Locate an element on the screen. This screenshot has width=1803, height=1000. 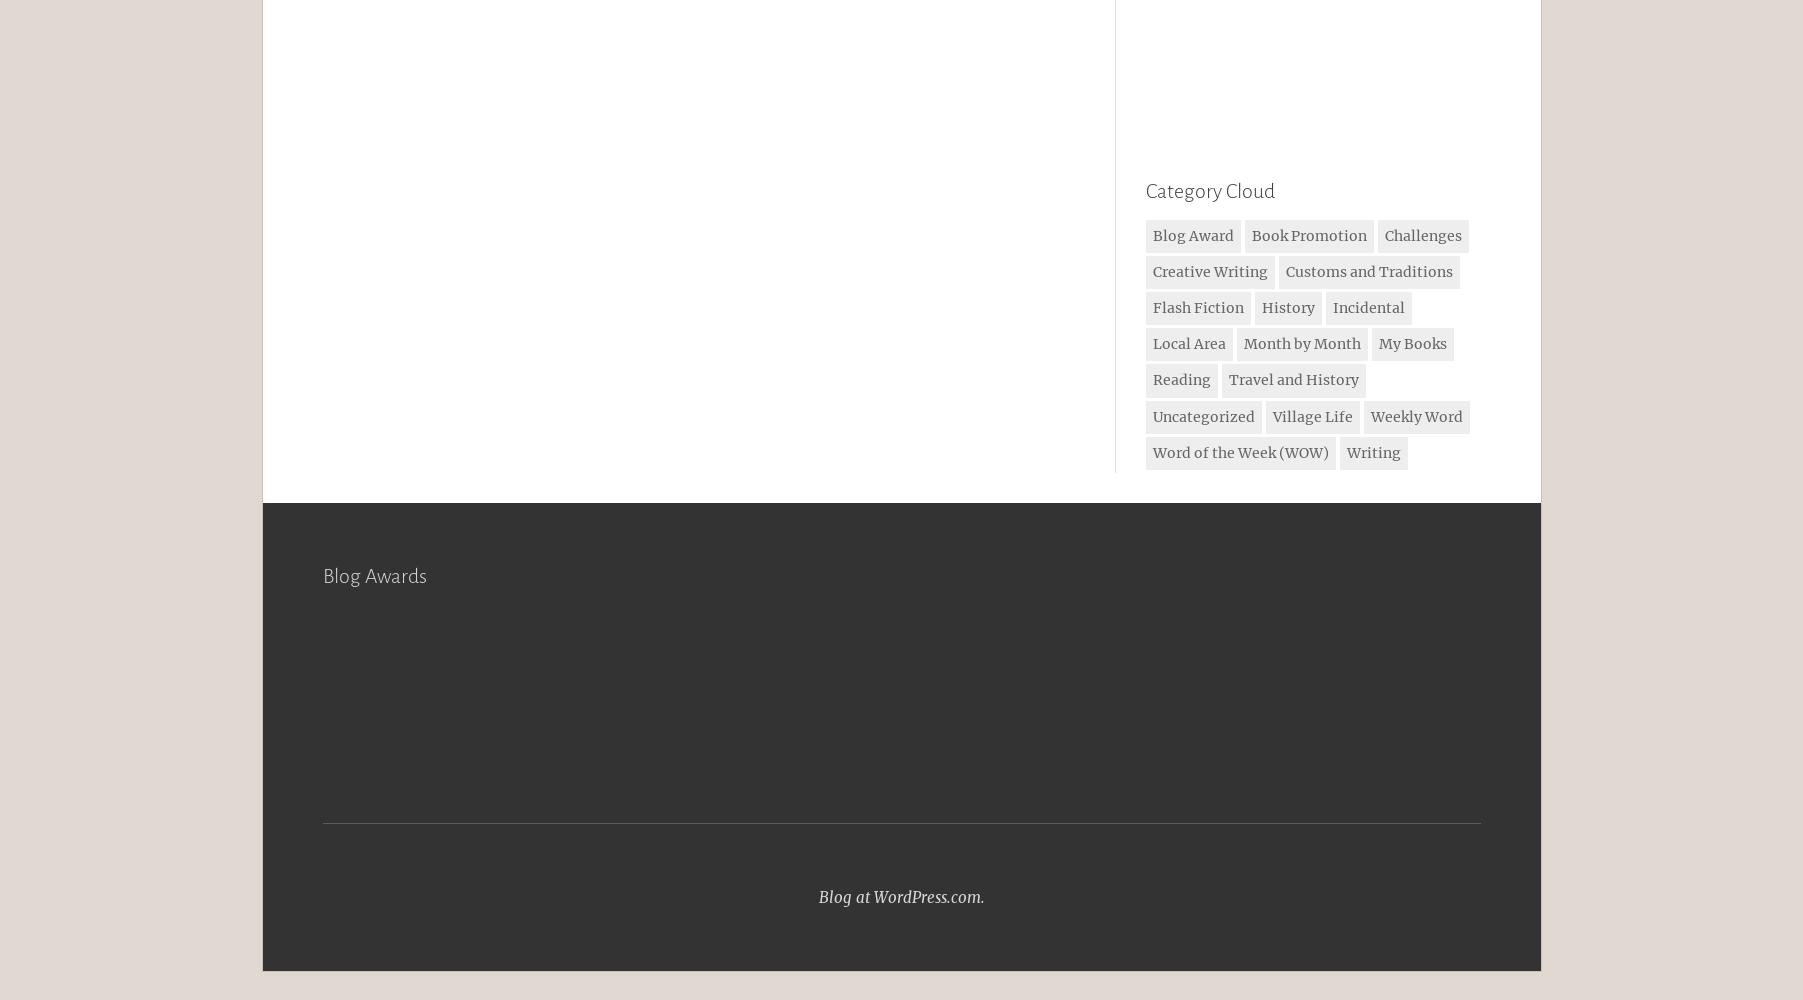
'Flash Fiction' is located at coordinates (1196, 307).